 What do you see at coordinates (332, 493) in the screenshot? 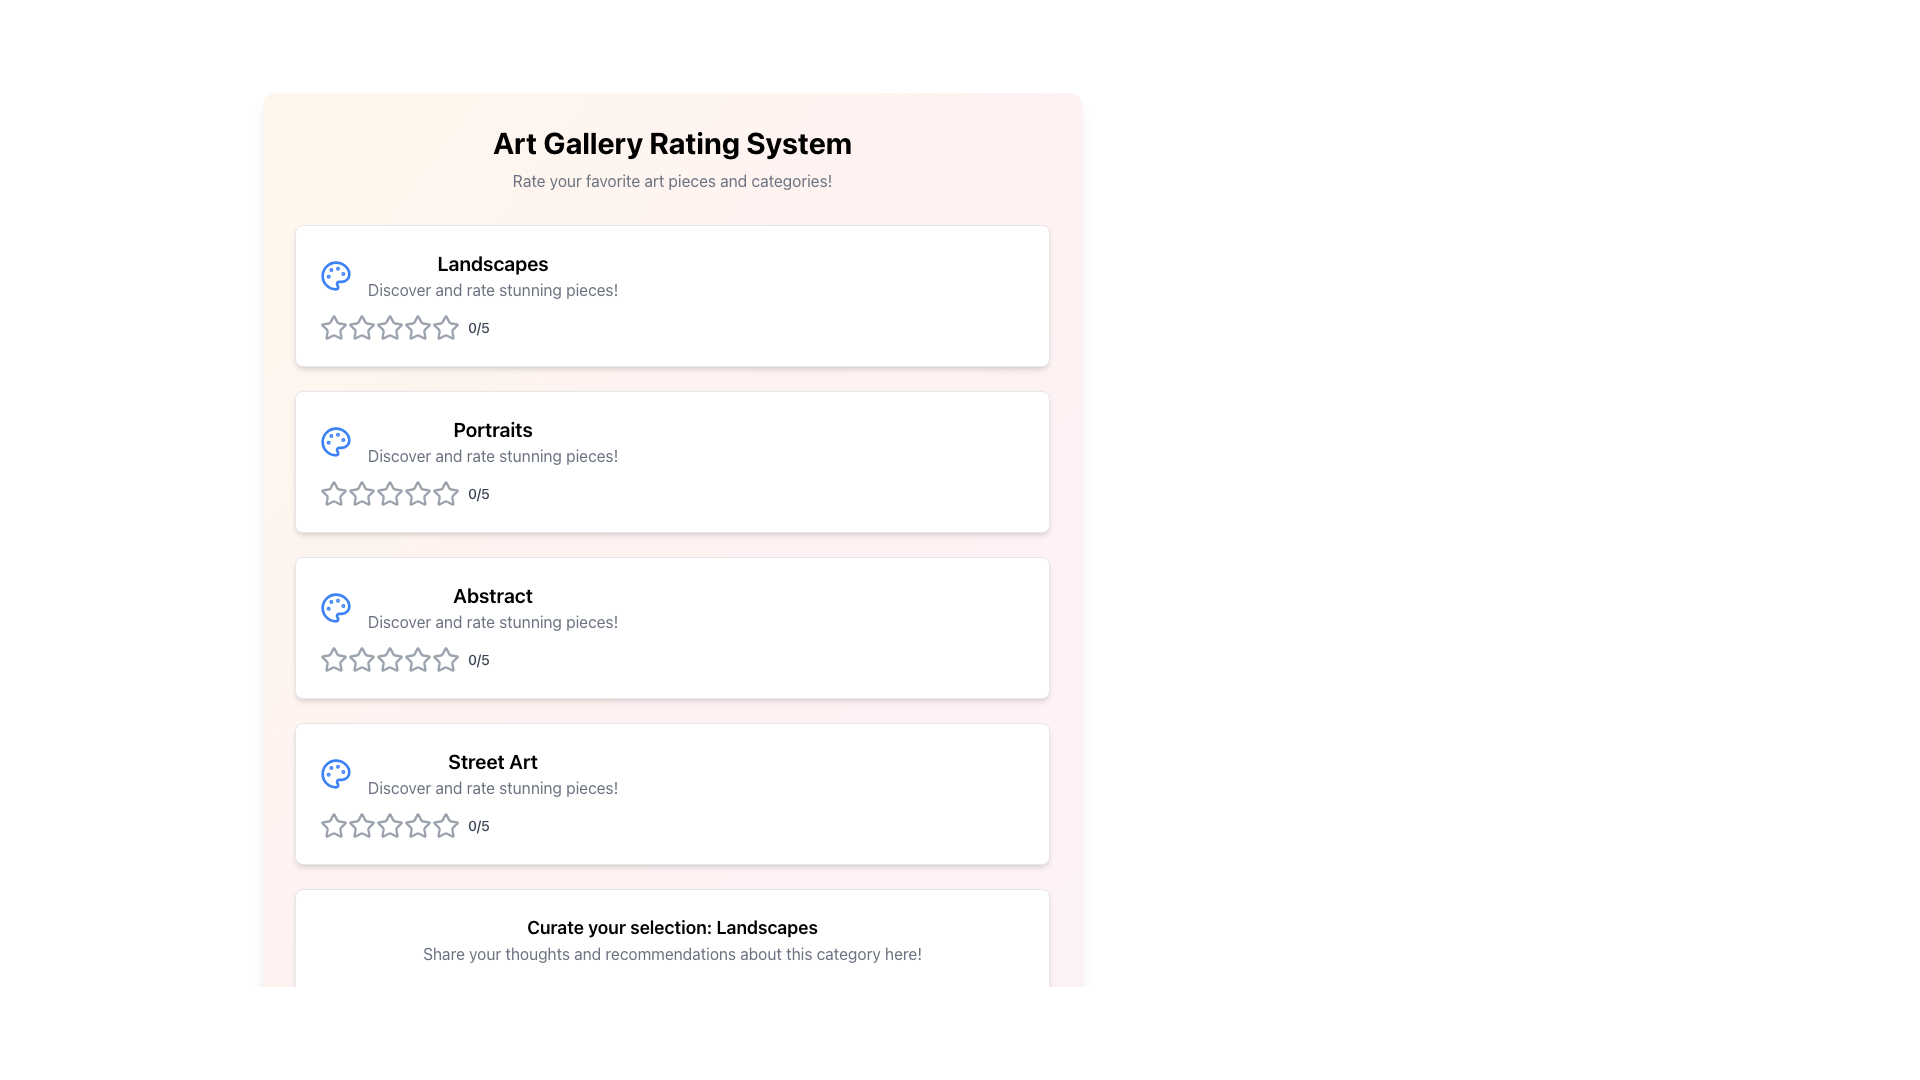
I see `the first star-shaped Rating Star Button, which is hollow with a gray outline, to rate the category under 'Portraits'` at bounding box center [332, 493].